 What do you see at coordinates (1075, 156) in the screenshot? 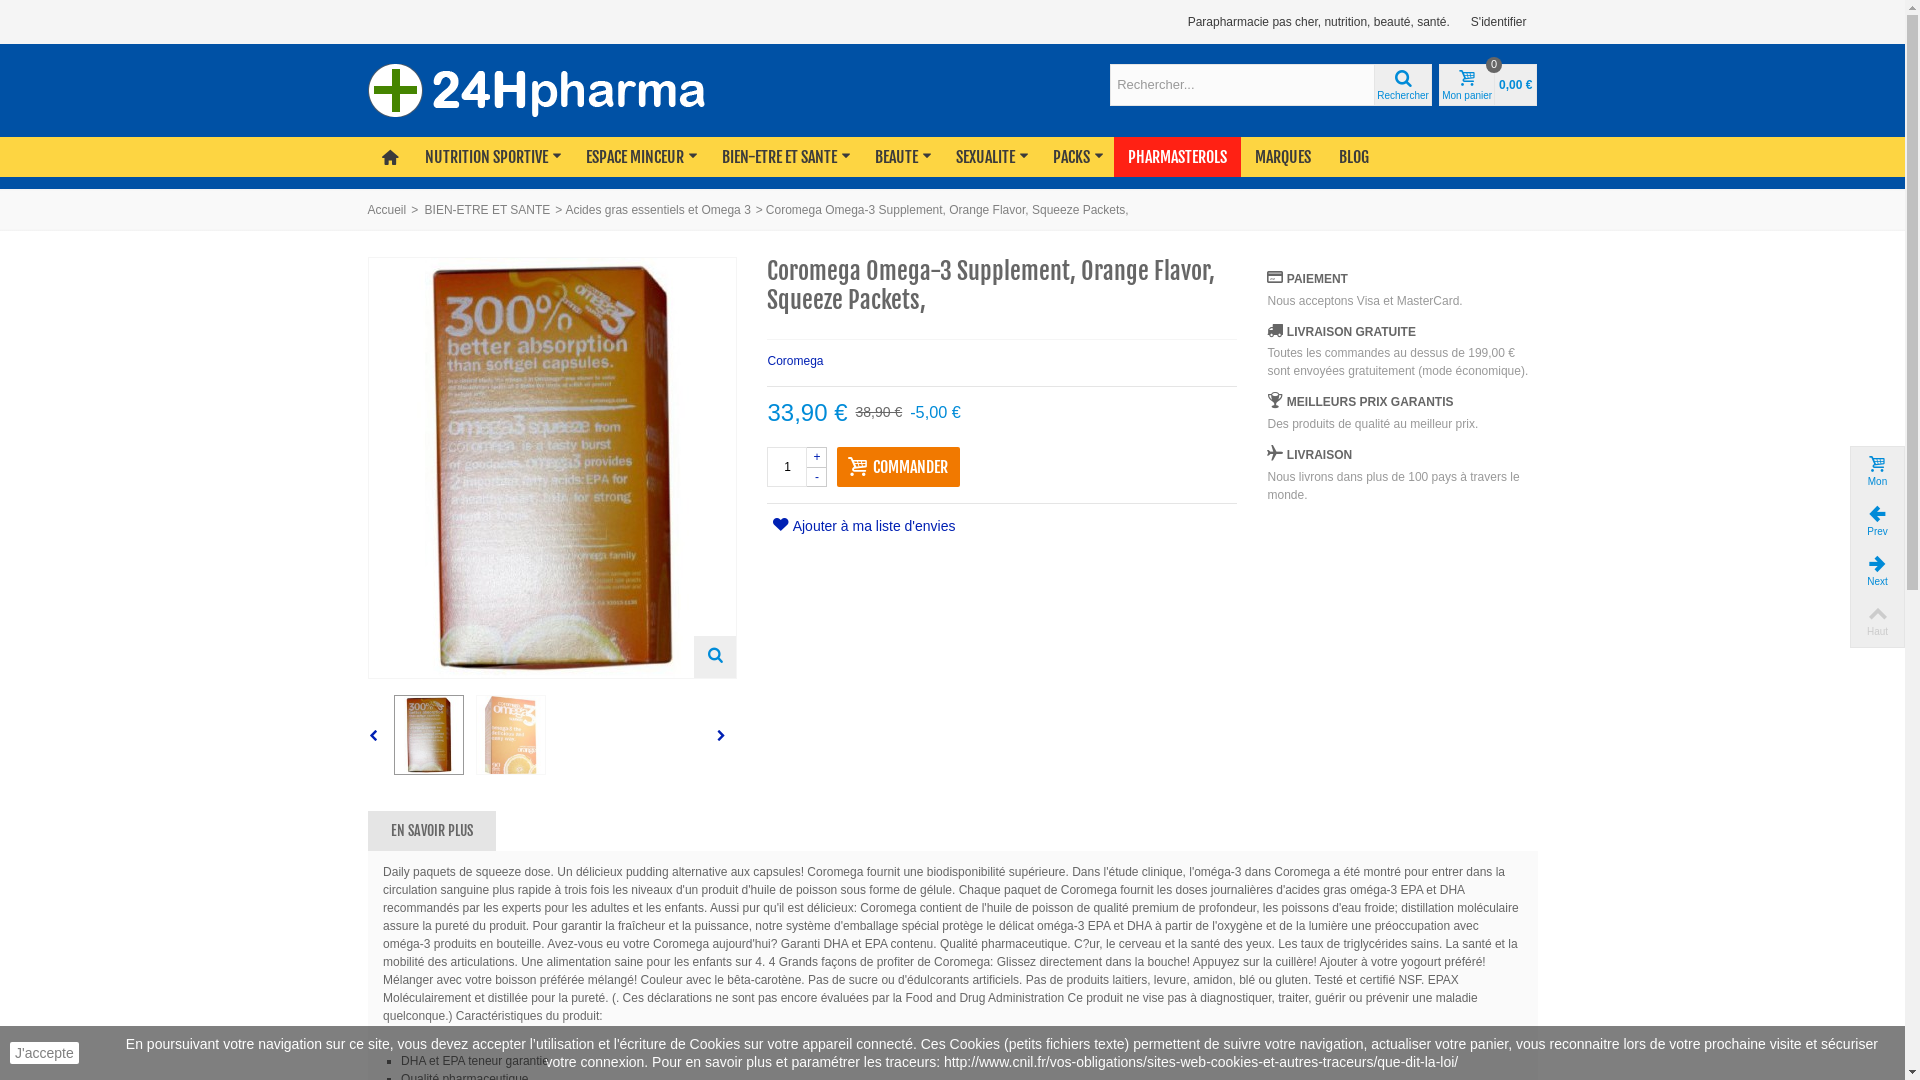
I see `'PACKS'` at bounding box center [1075, 156].